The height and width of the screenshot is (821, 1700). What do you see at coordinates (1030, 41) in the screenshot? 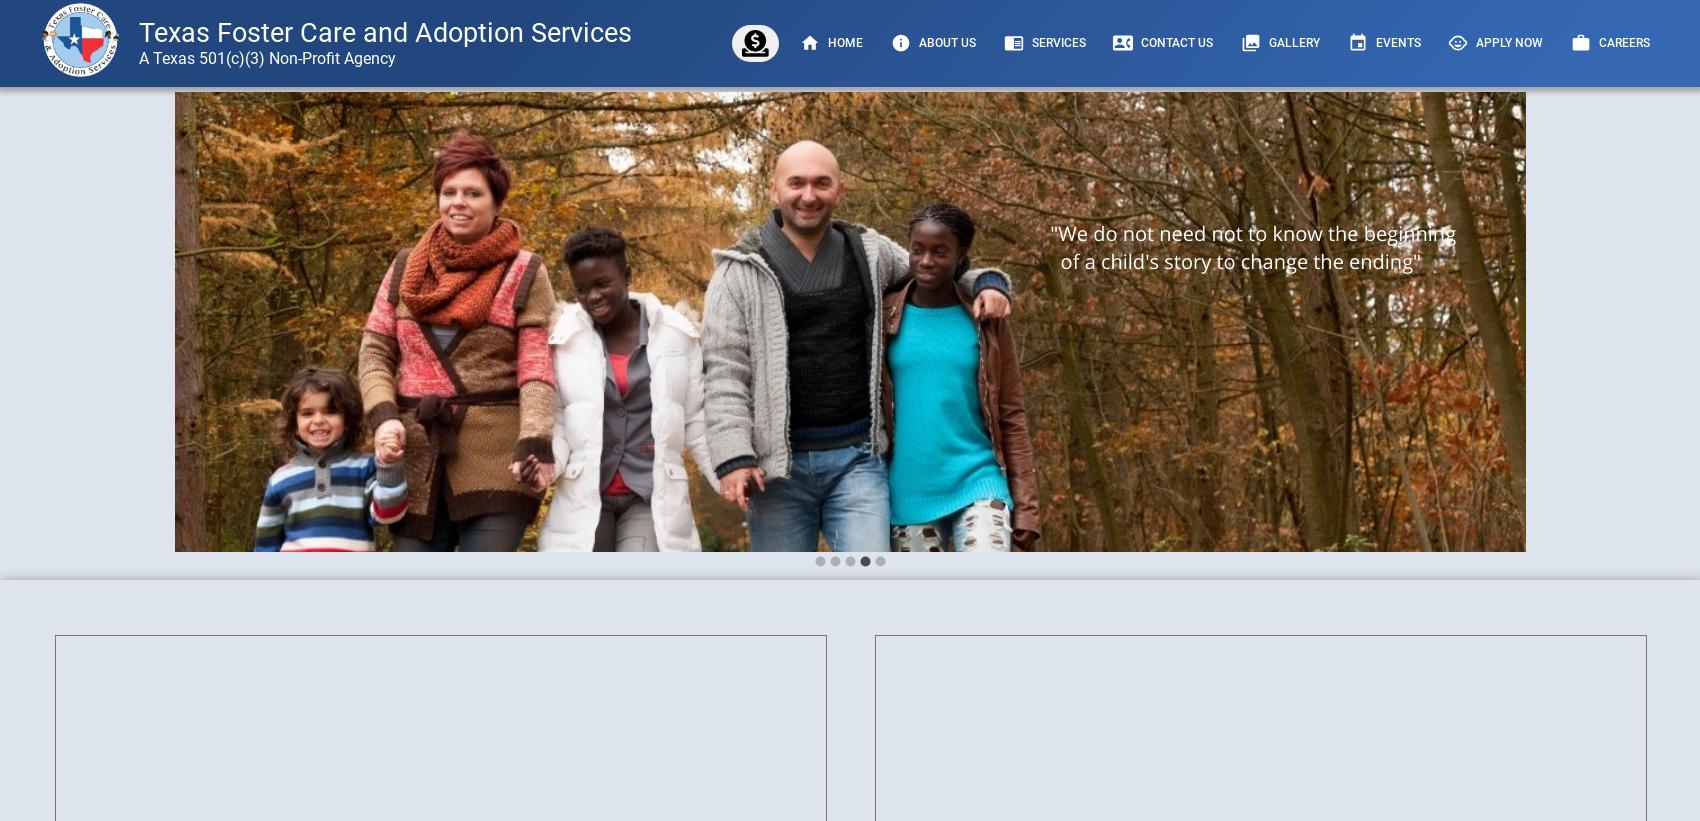
I see `'Services'` at bounding box center [1030, 41].